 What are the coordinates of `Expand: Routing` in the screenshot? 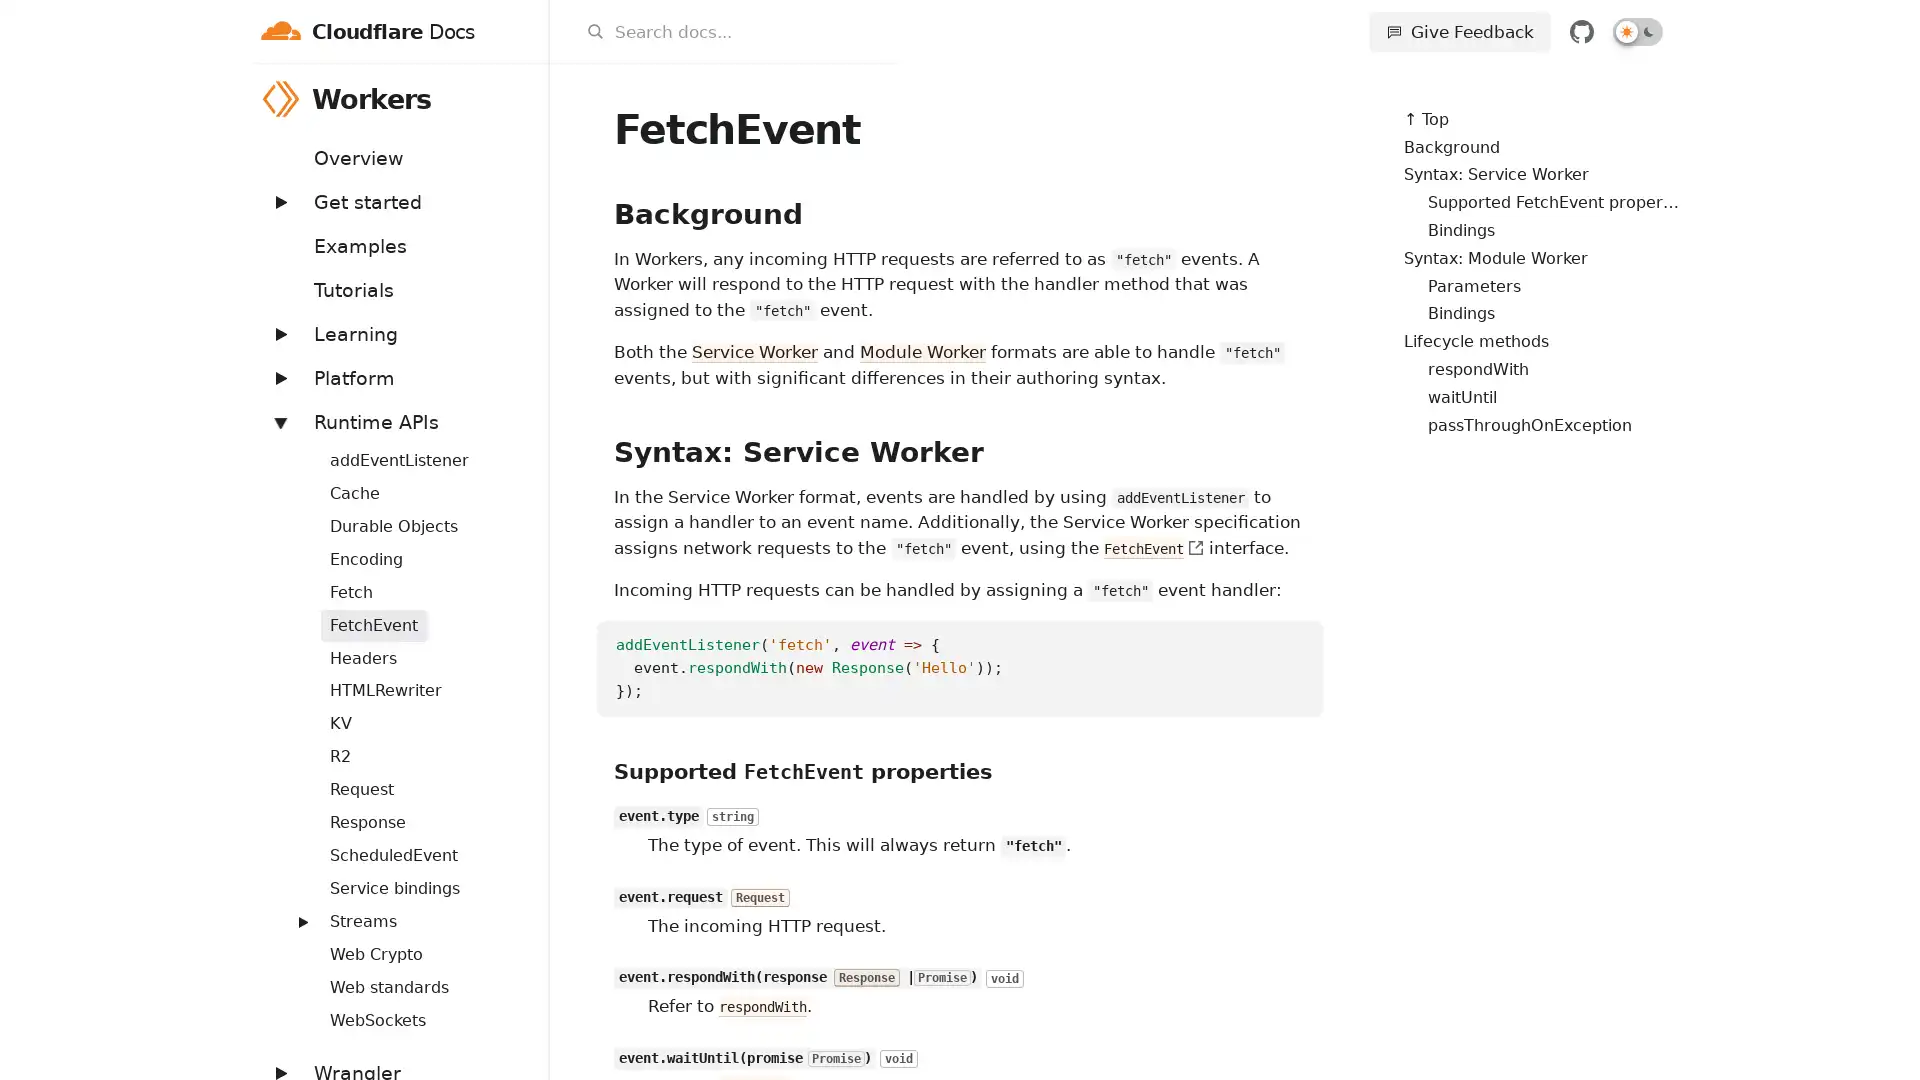 It's located at (291, 844).